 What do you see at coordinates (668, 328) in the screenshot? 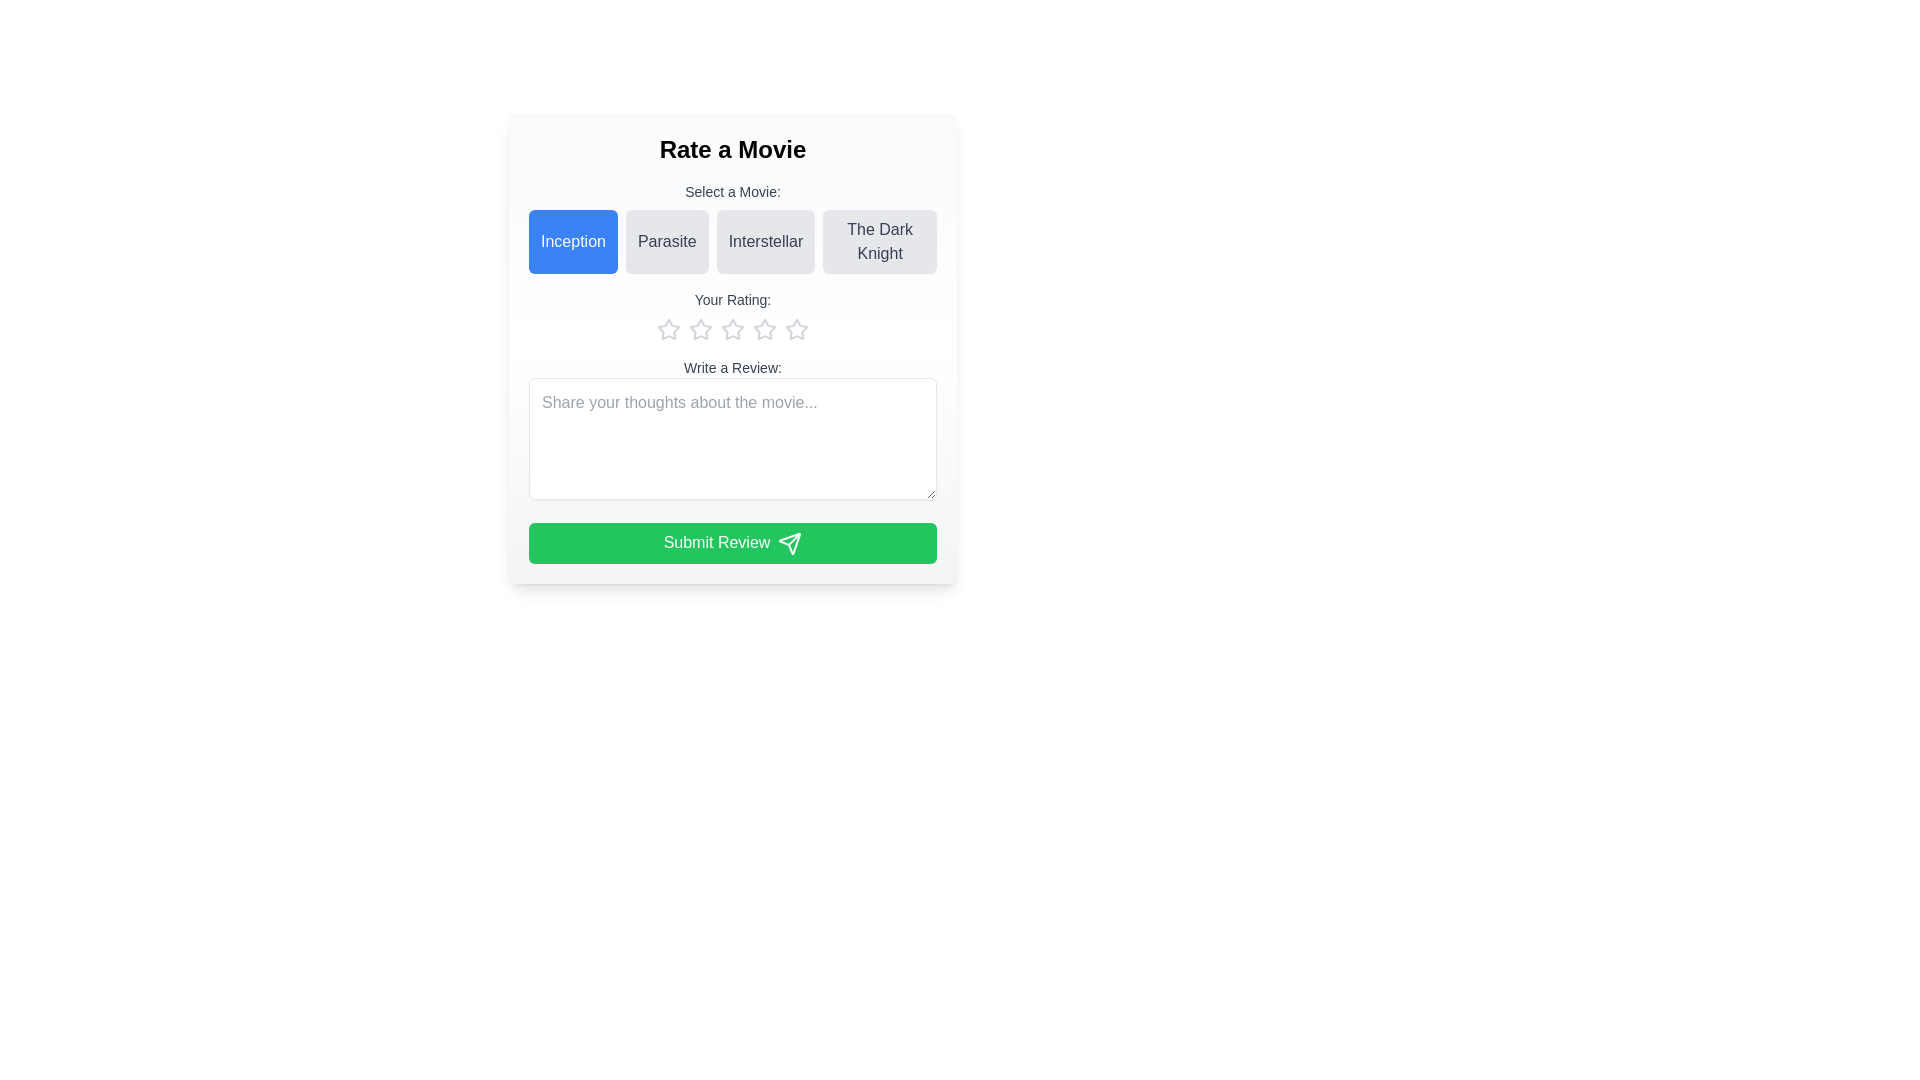
I see `the first star icon in the rating system` at bounding box center [668, 328].